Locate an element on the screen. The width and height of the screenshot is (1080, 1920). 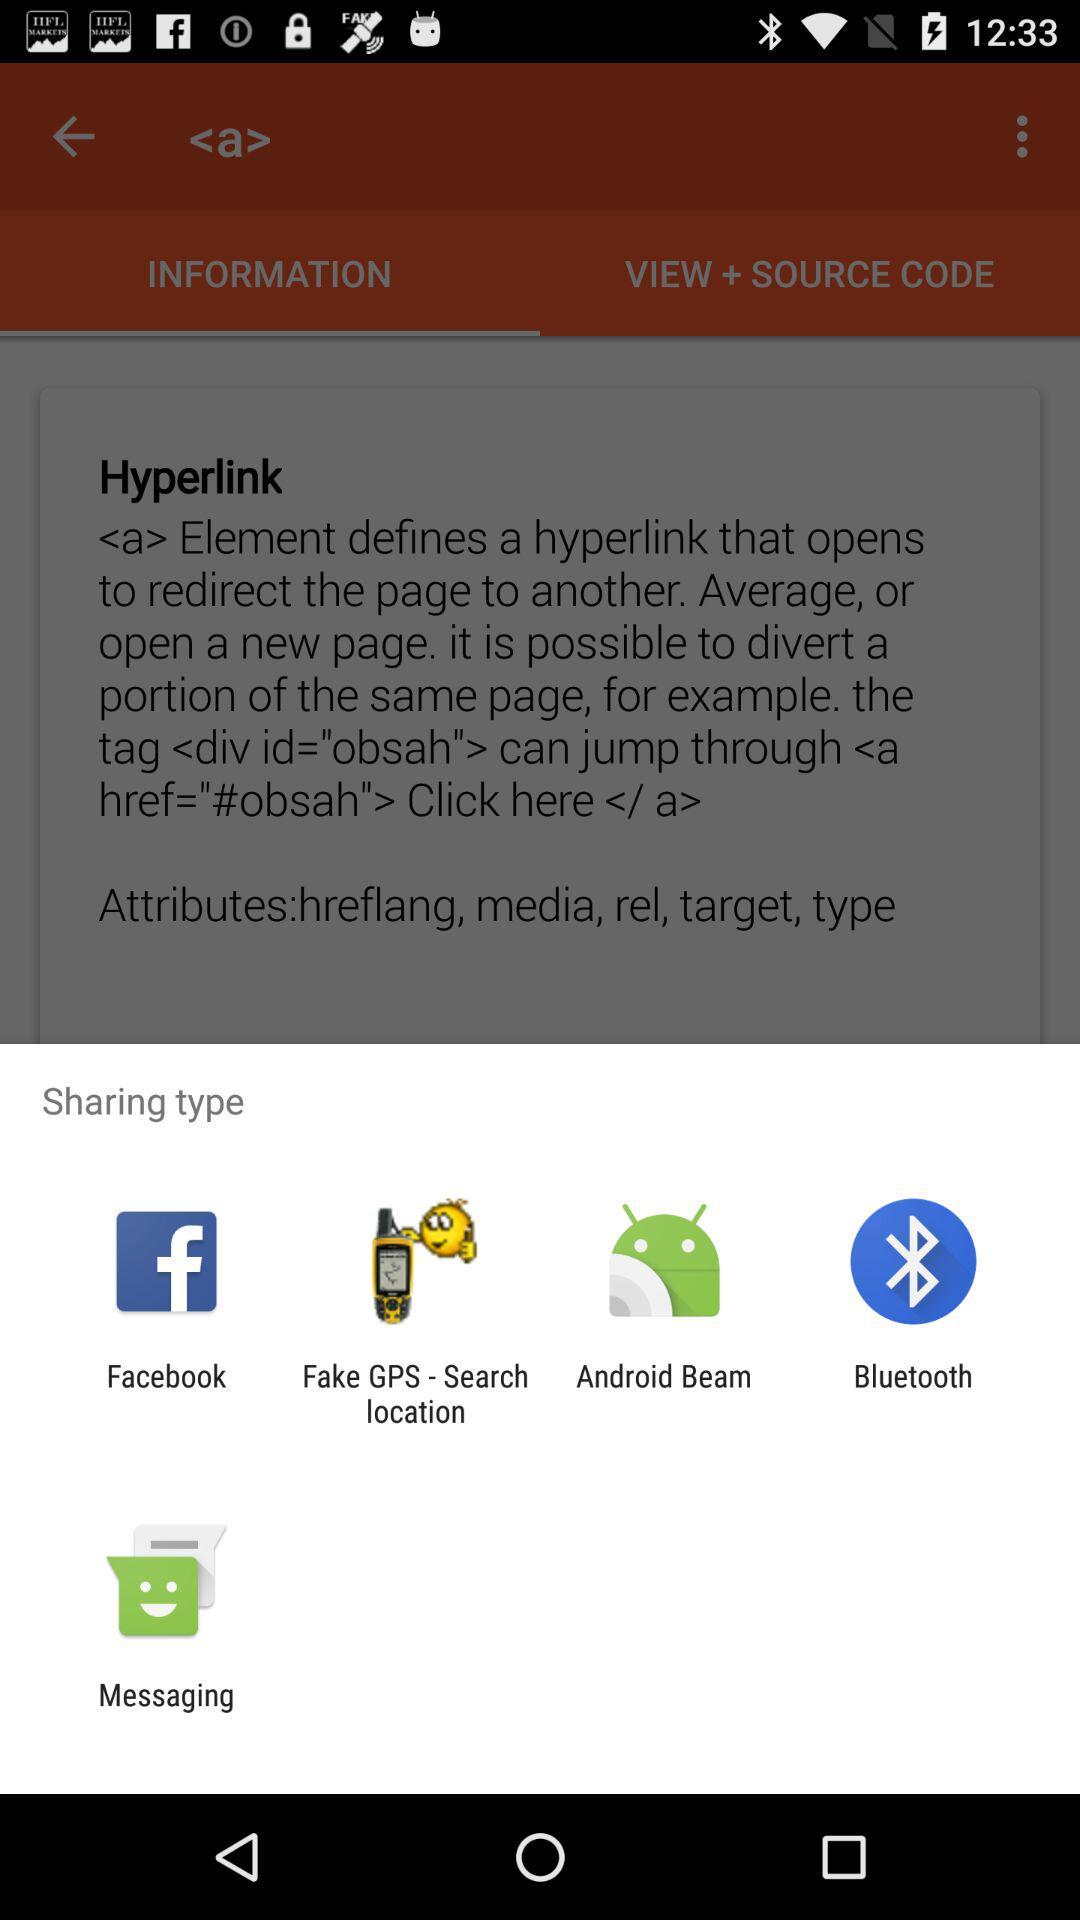
icon to the left of the android beam app is located at coordinates (414, 1392).